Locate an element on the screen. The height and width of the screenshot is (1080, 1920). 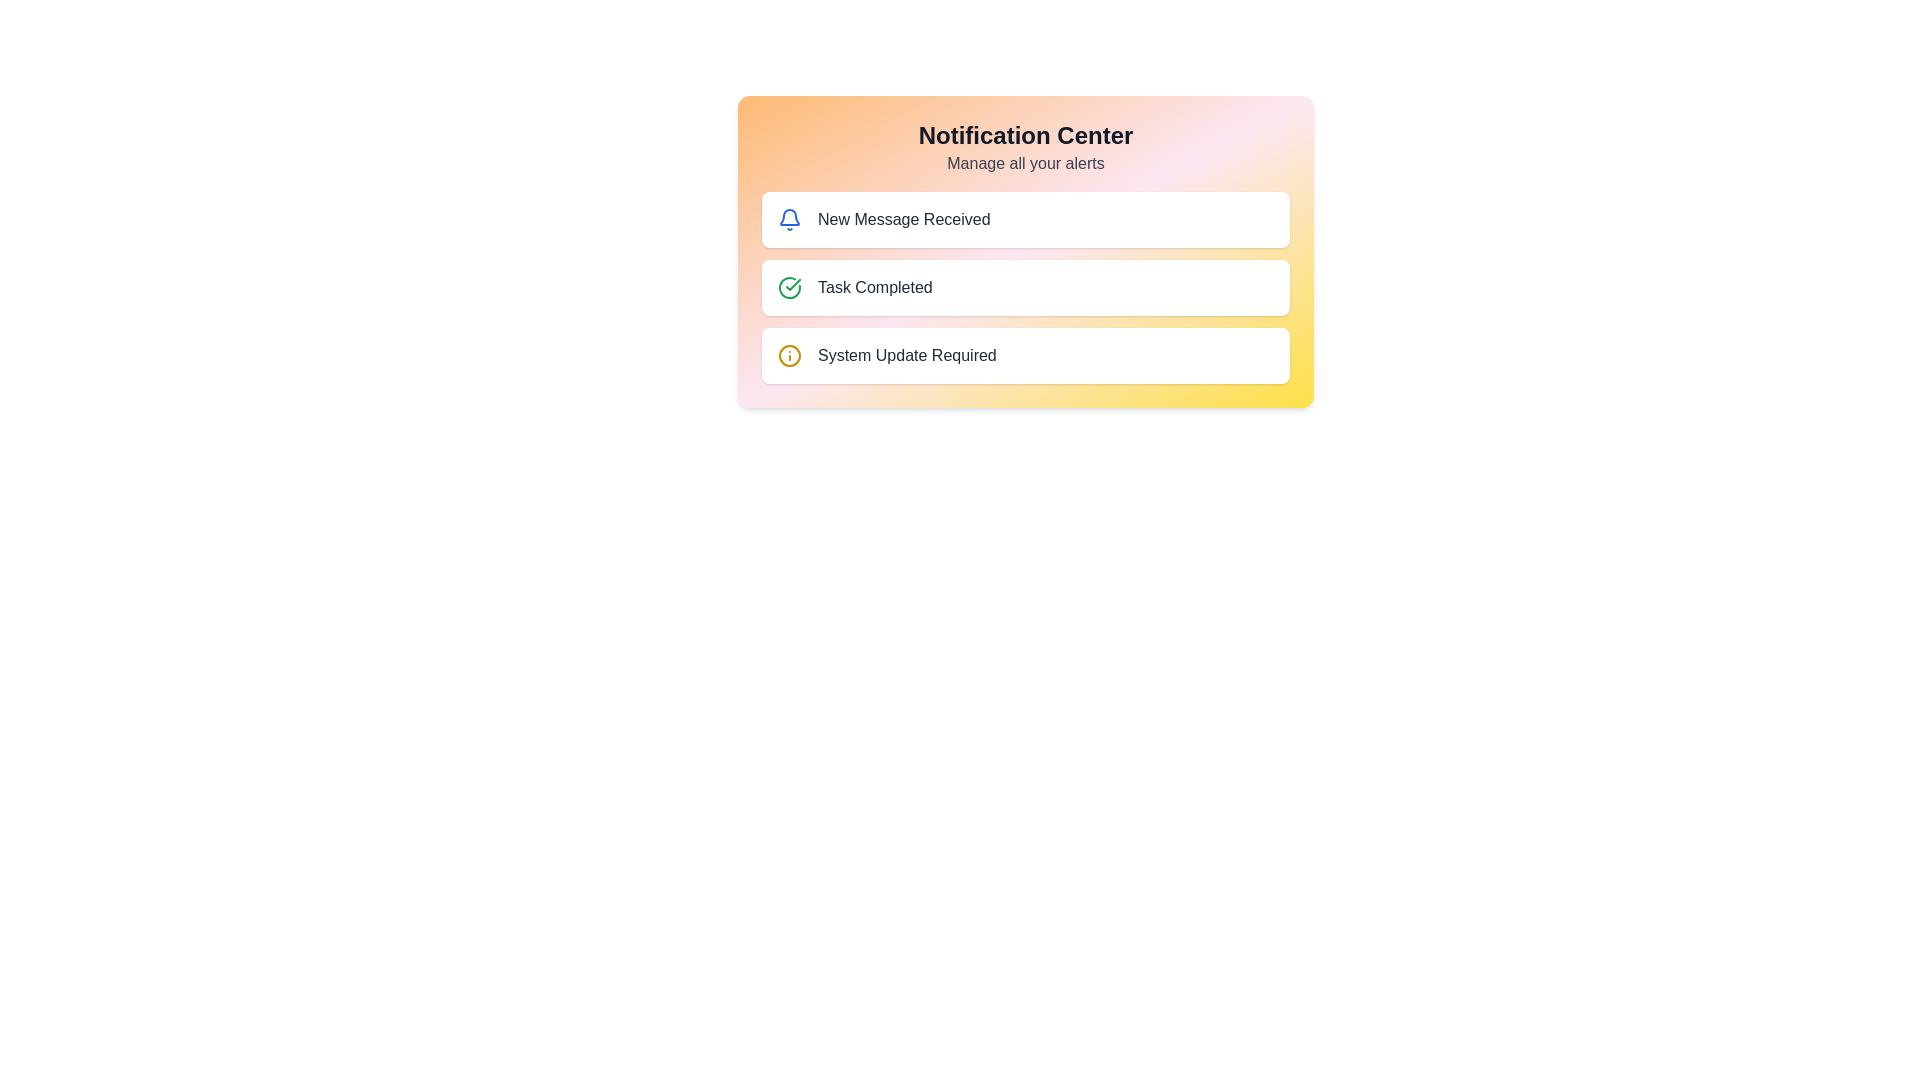
the notification icon for Task Completed is located at coordinates (789, 288).